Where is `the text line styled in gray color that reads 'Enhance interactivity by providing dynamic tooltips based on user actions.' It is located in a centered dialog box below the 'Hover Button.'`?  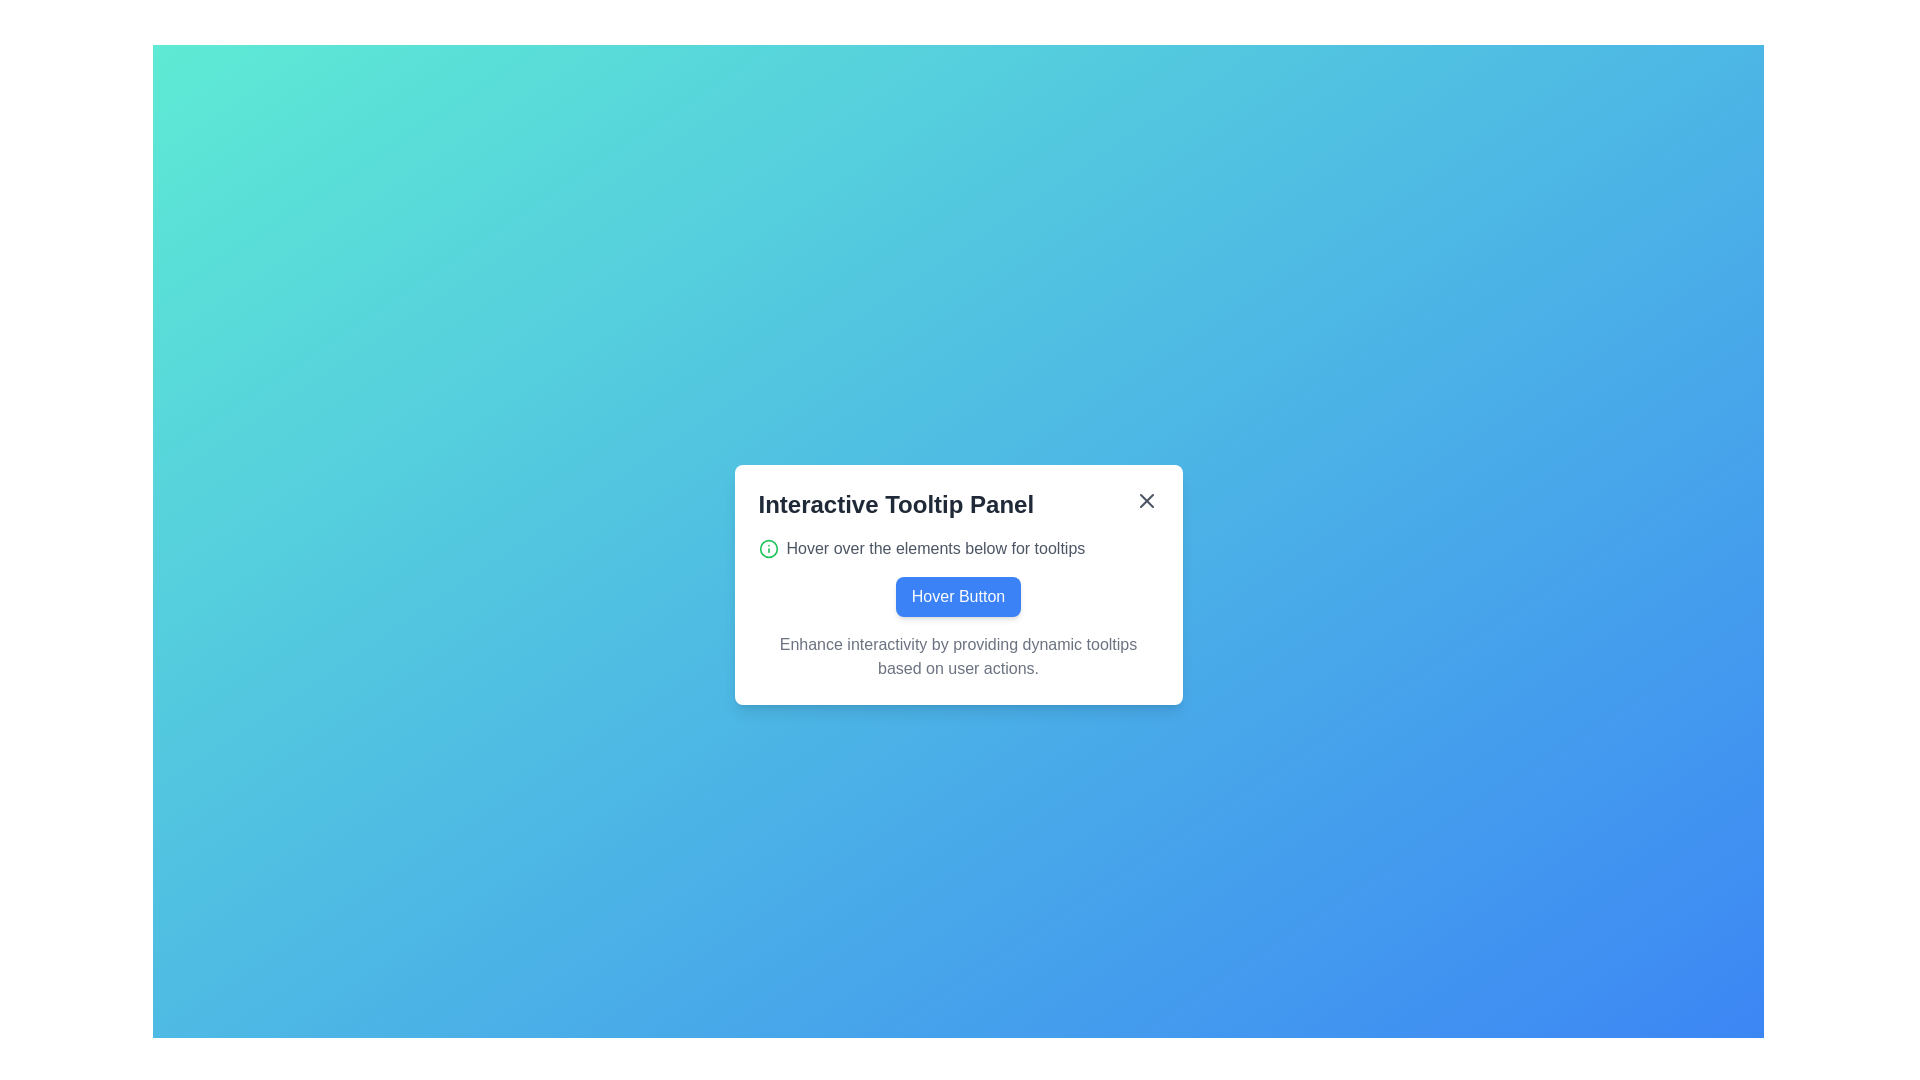
the text line styled in gray color that reads 'Enhance interactivity by providing dynamic tooltips based on user actions.' It is located in a centered dialog box below the 'Hover Button.' is located at coordinates (957, 656).